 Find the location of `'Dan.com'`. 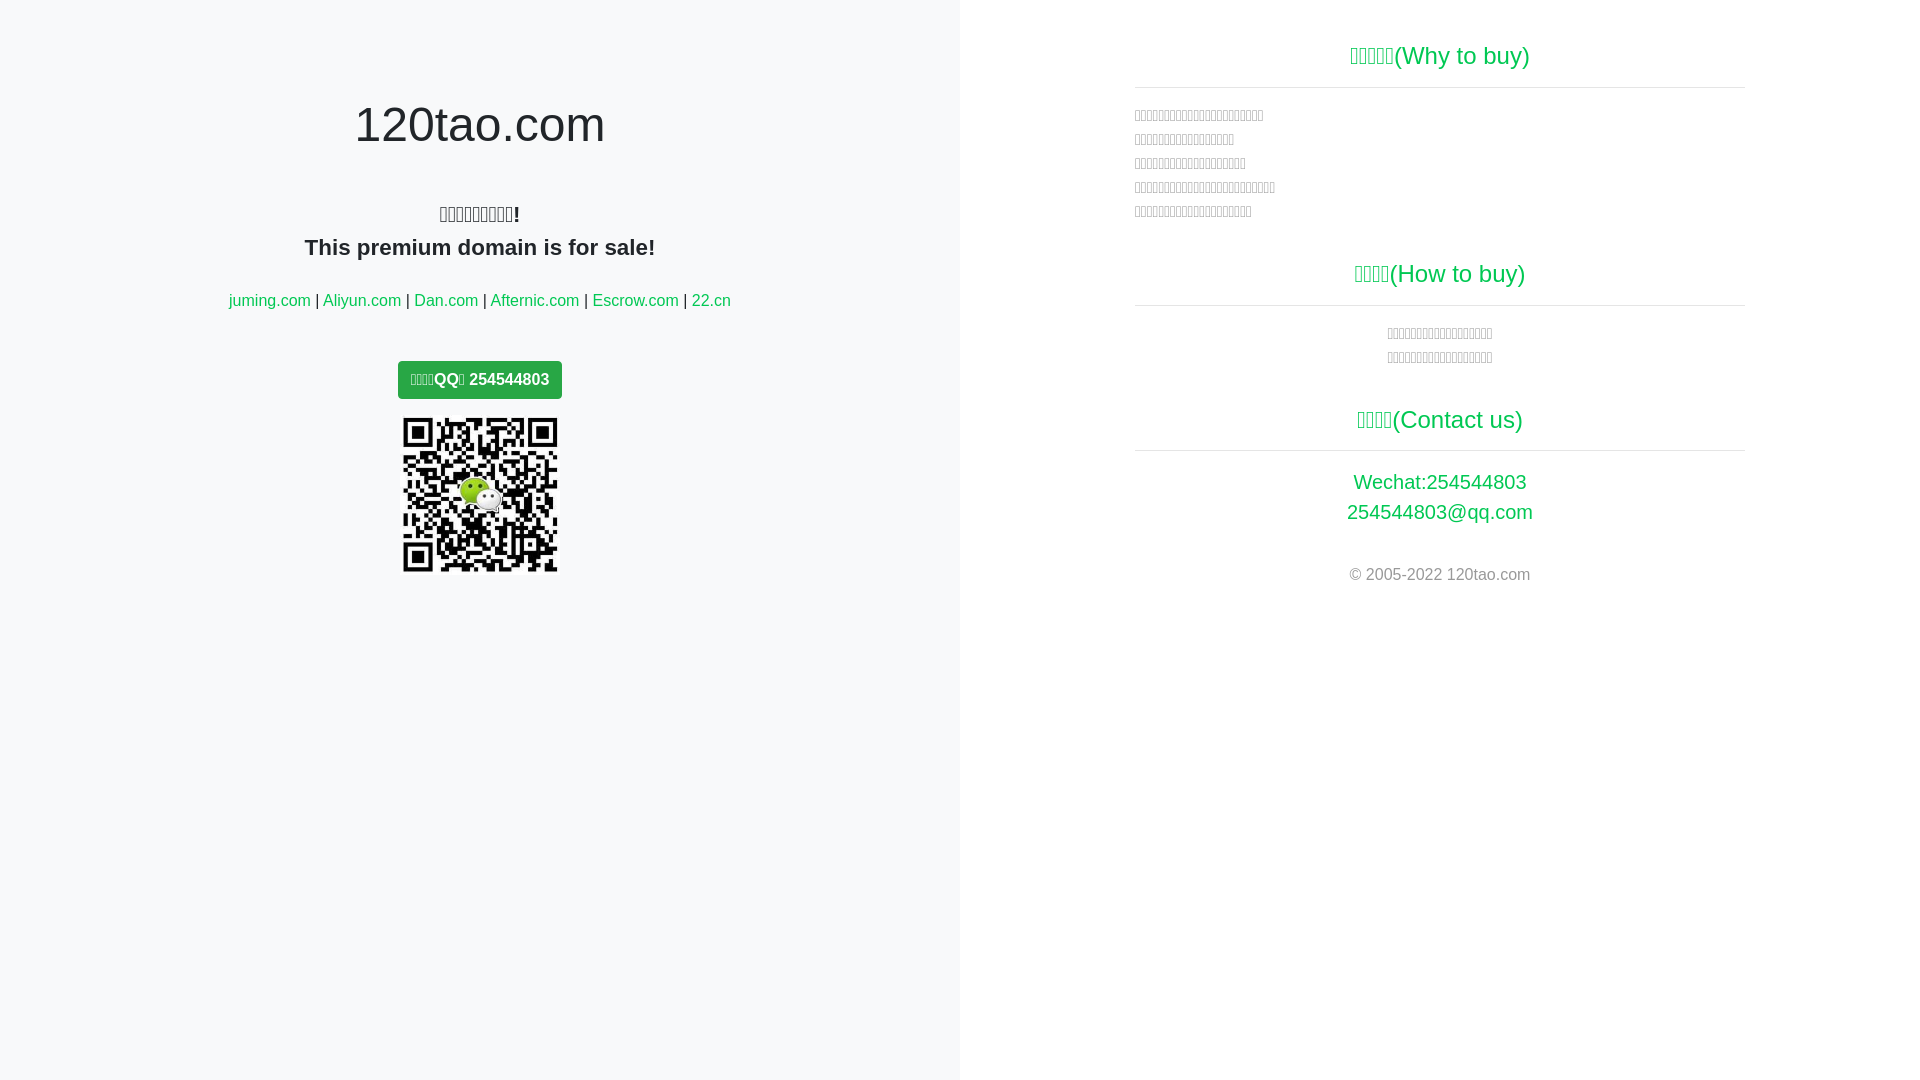

'Dan.com' is located at coordinates (445, 300).